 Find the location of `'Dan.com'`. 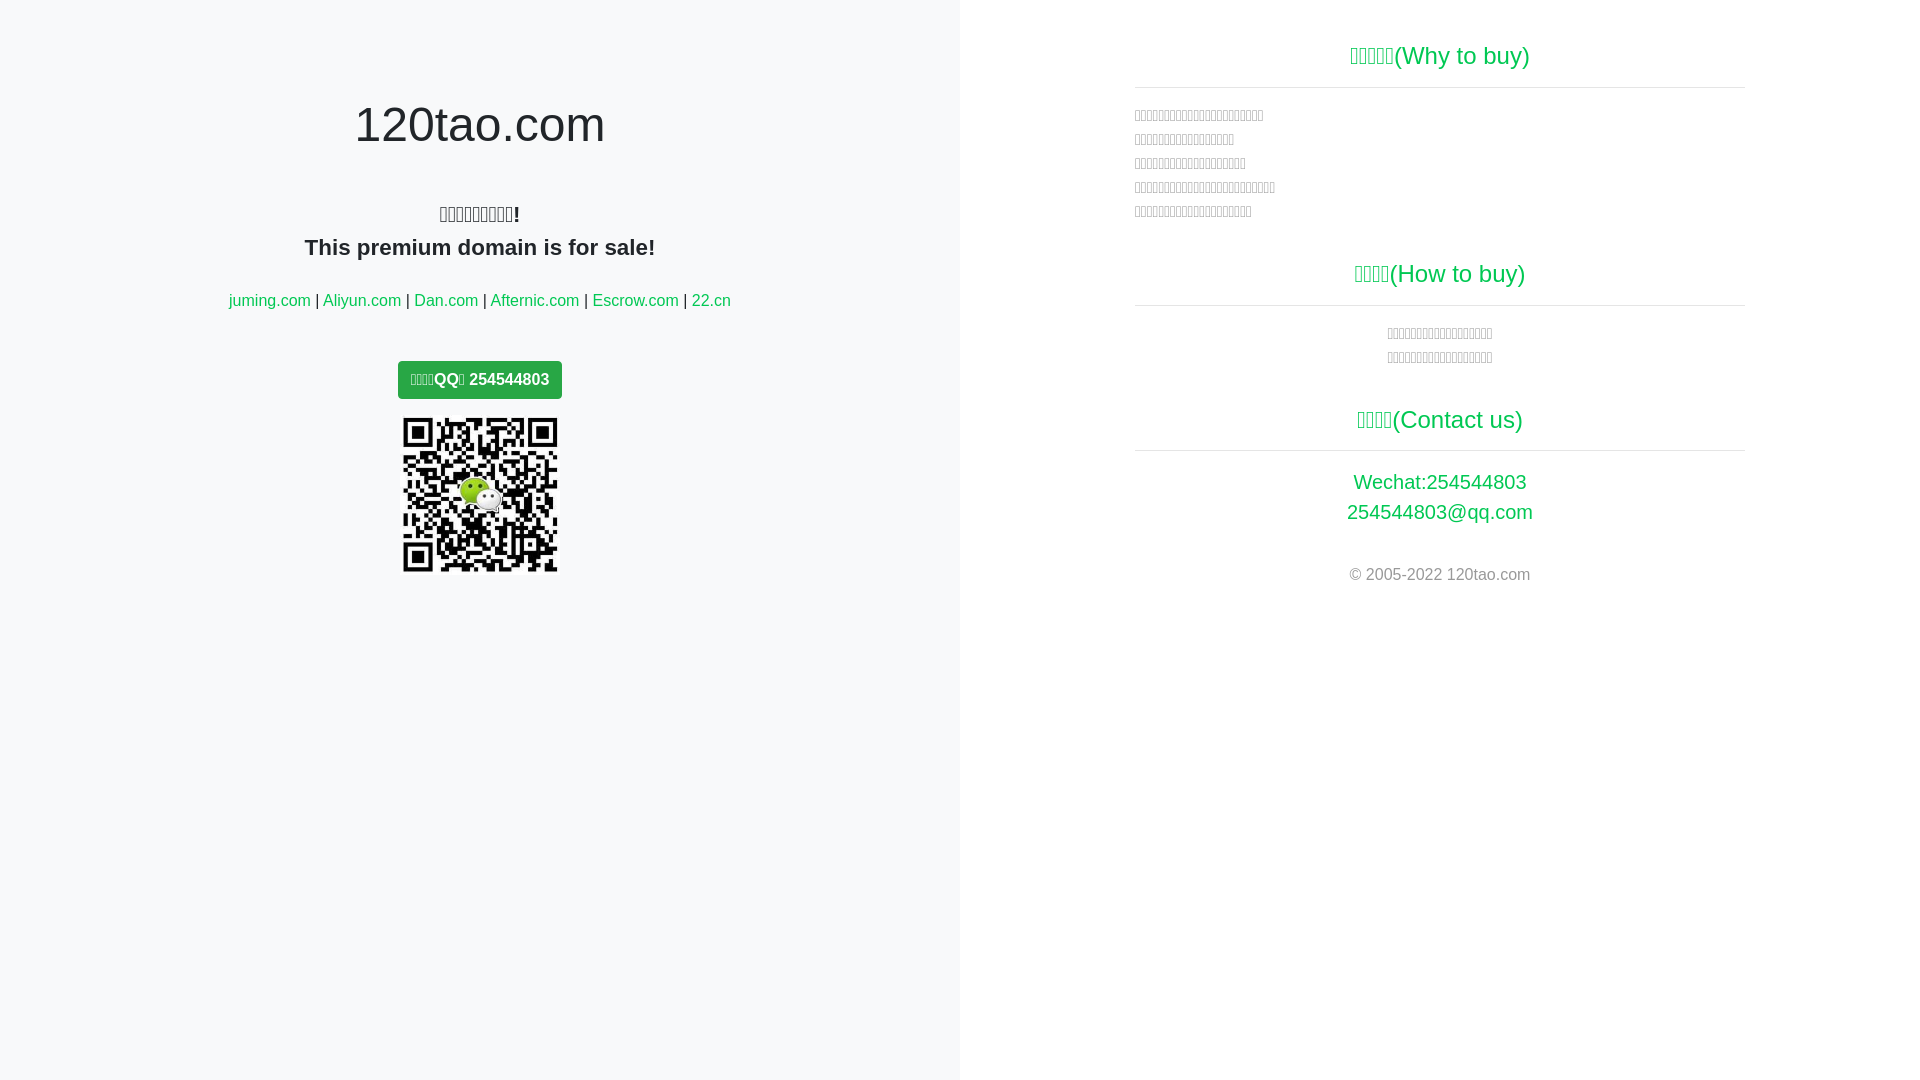

'Dan.com' is located at coordinates (445, 300).